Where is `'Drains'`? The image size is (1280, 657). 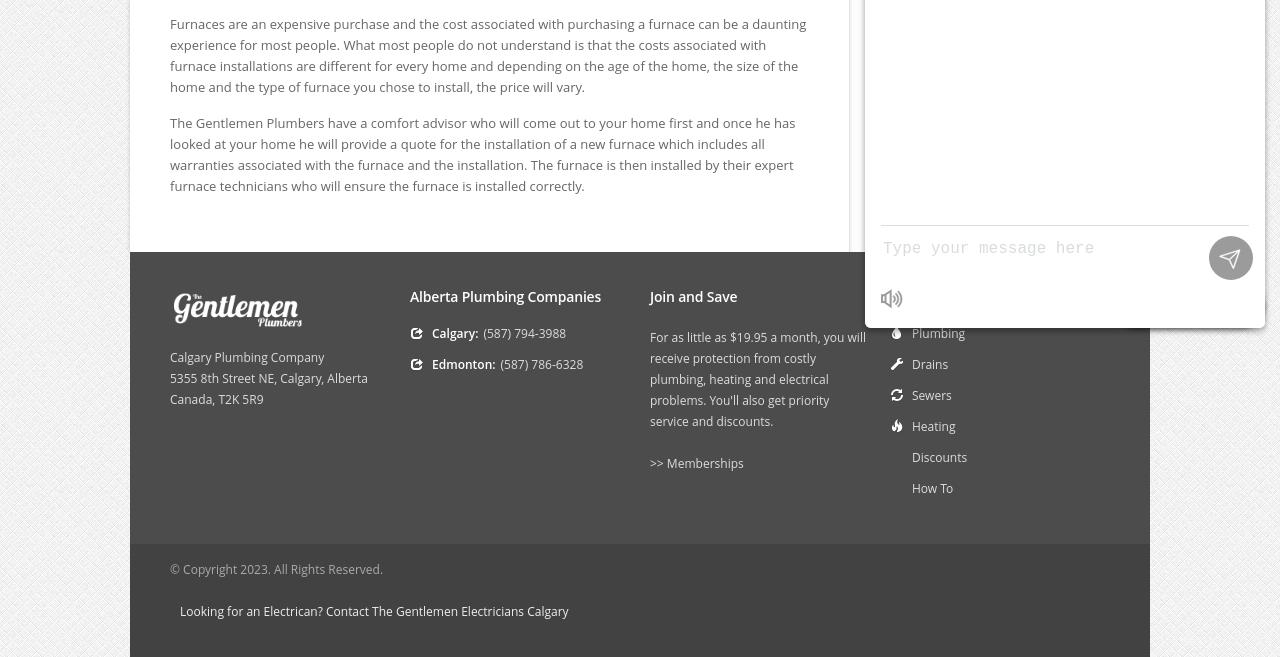 'Drains' is located at coordinates (929, 363).